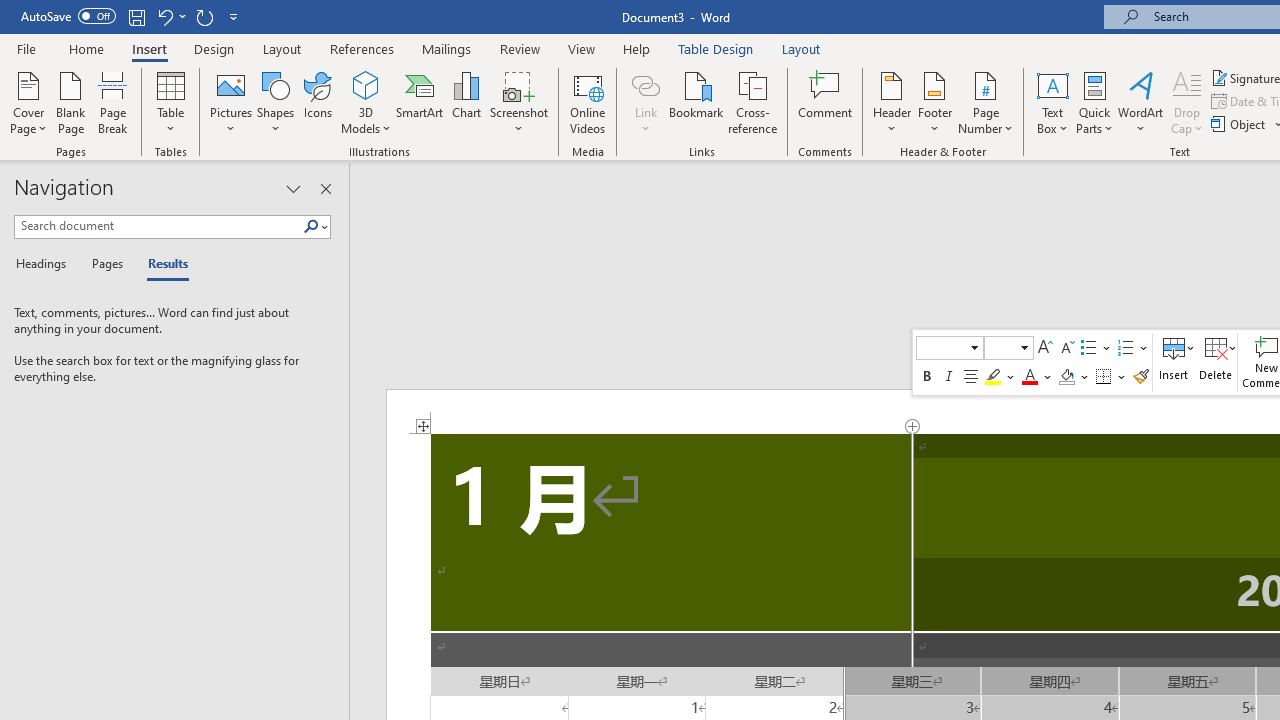 Image resolution: width=1280 pixels, height=720 pixels. Describe the element at coordinates (1215, 362) in the screenshot. I see `'Delete'` at that location.